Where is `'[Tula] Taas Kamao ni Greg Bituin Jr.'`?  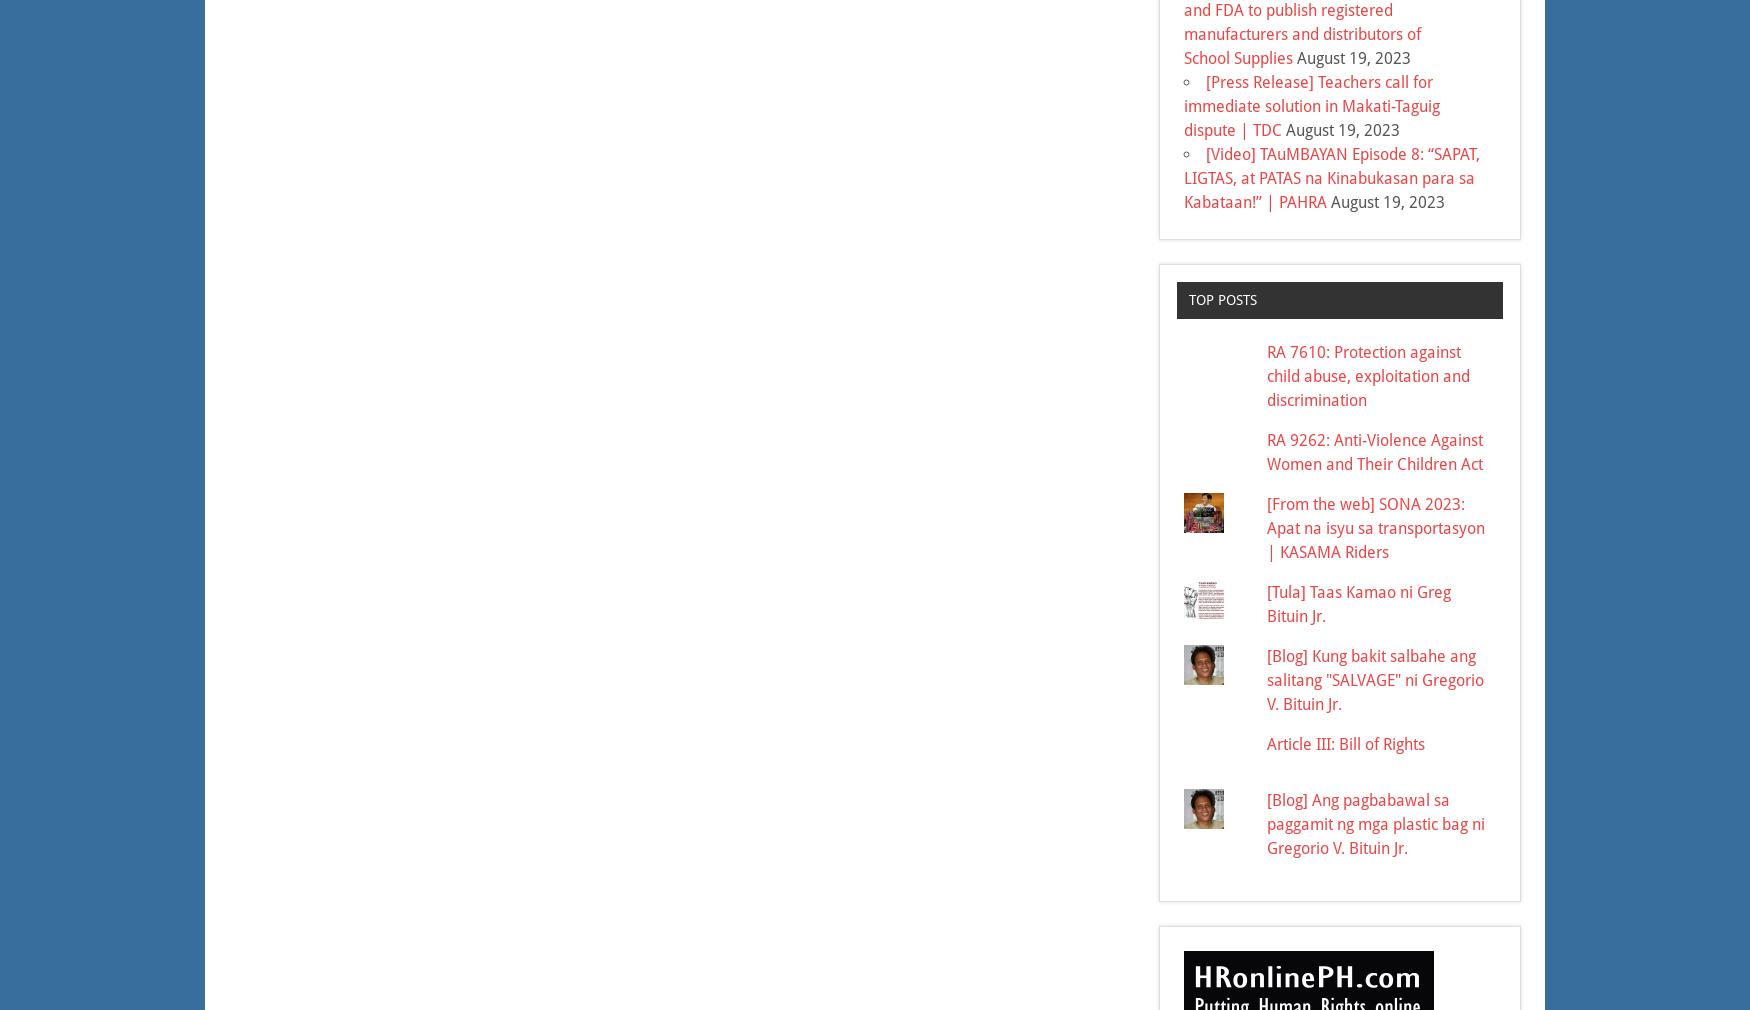
'[Tula] Taas Kamao ni Greg Bituin Jr.' is located at coordinates (1359, 602).